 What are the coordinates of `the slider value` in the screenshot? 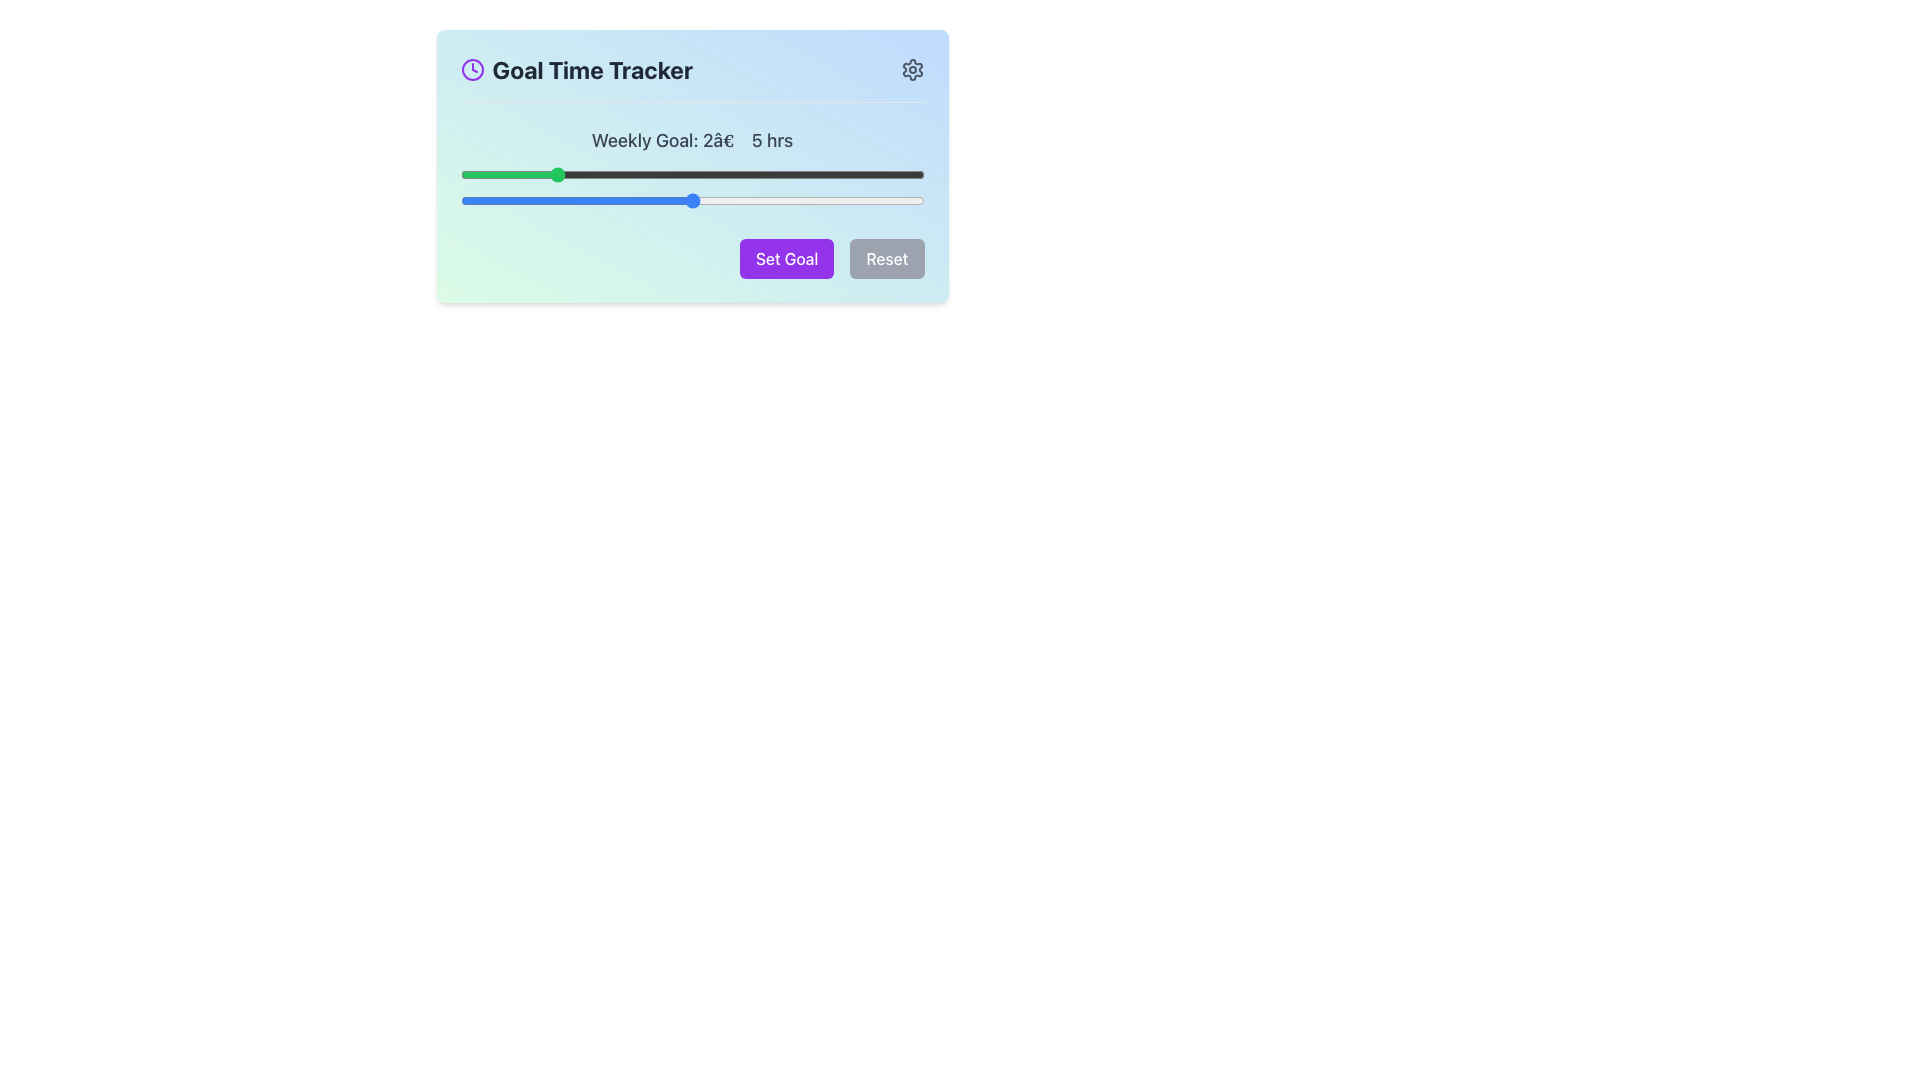 It's located at (878, 200).